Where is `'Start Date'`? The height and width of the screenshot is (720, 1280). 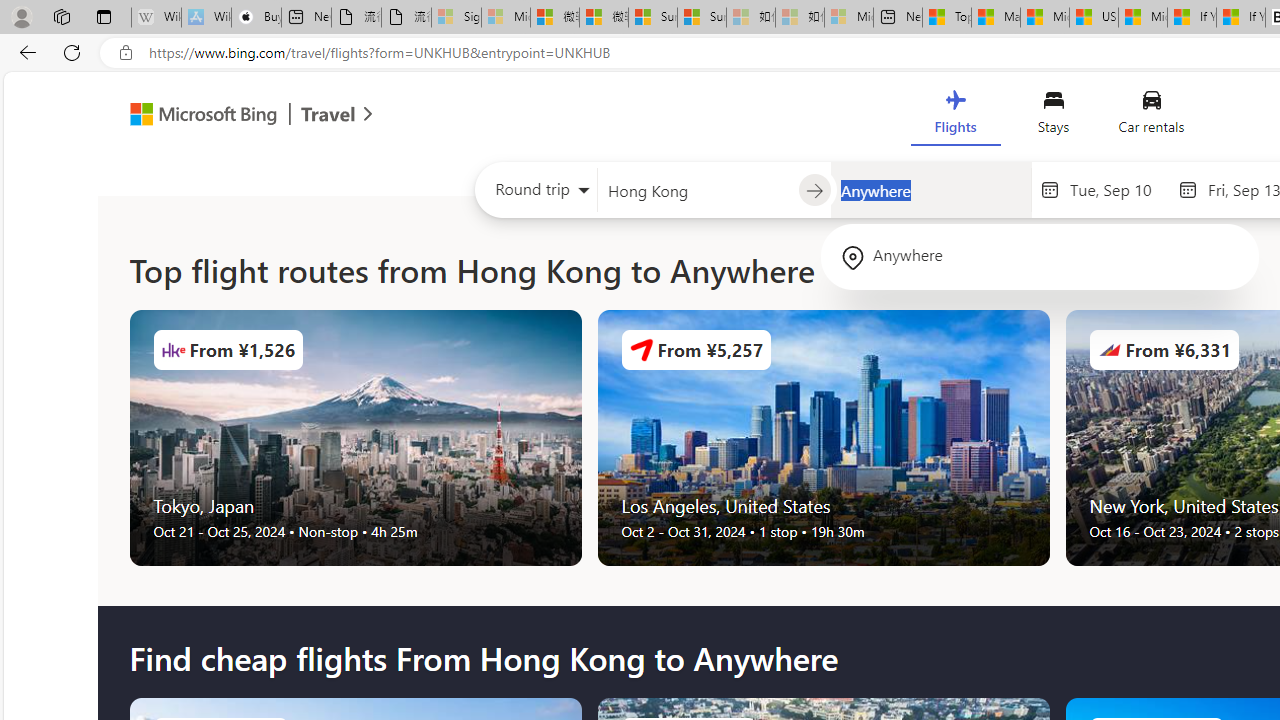
'Start Date' is located at coordinates (1117, 189).